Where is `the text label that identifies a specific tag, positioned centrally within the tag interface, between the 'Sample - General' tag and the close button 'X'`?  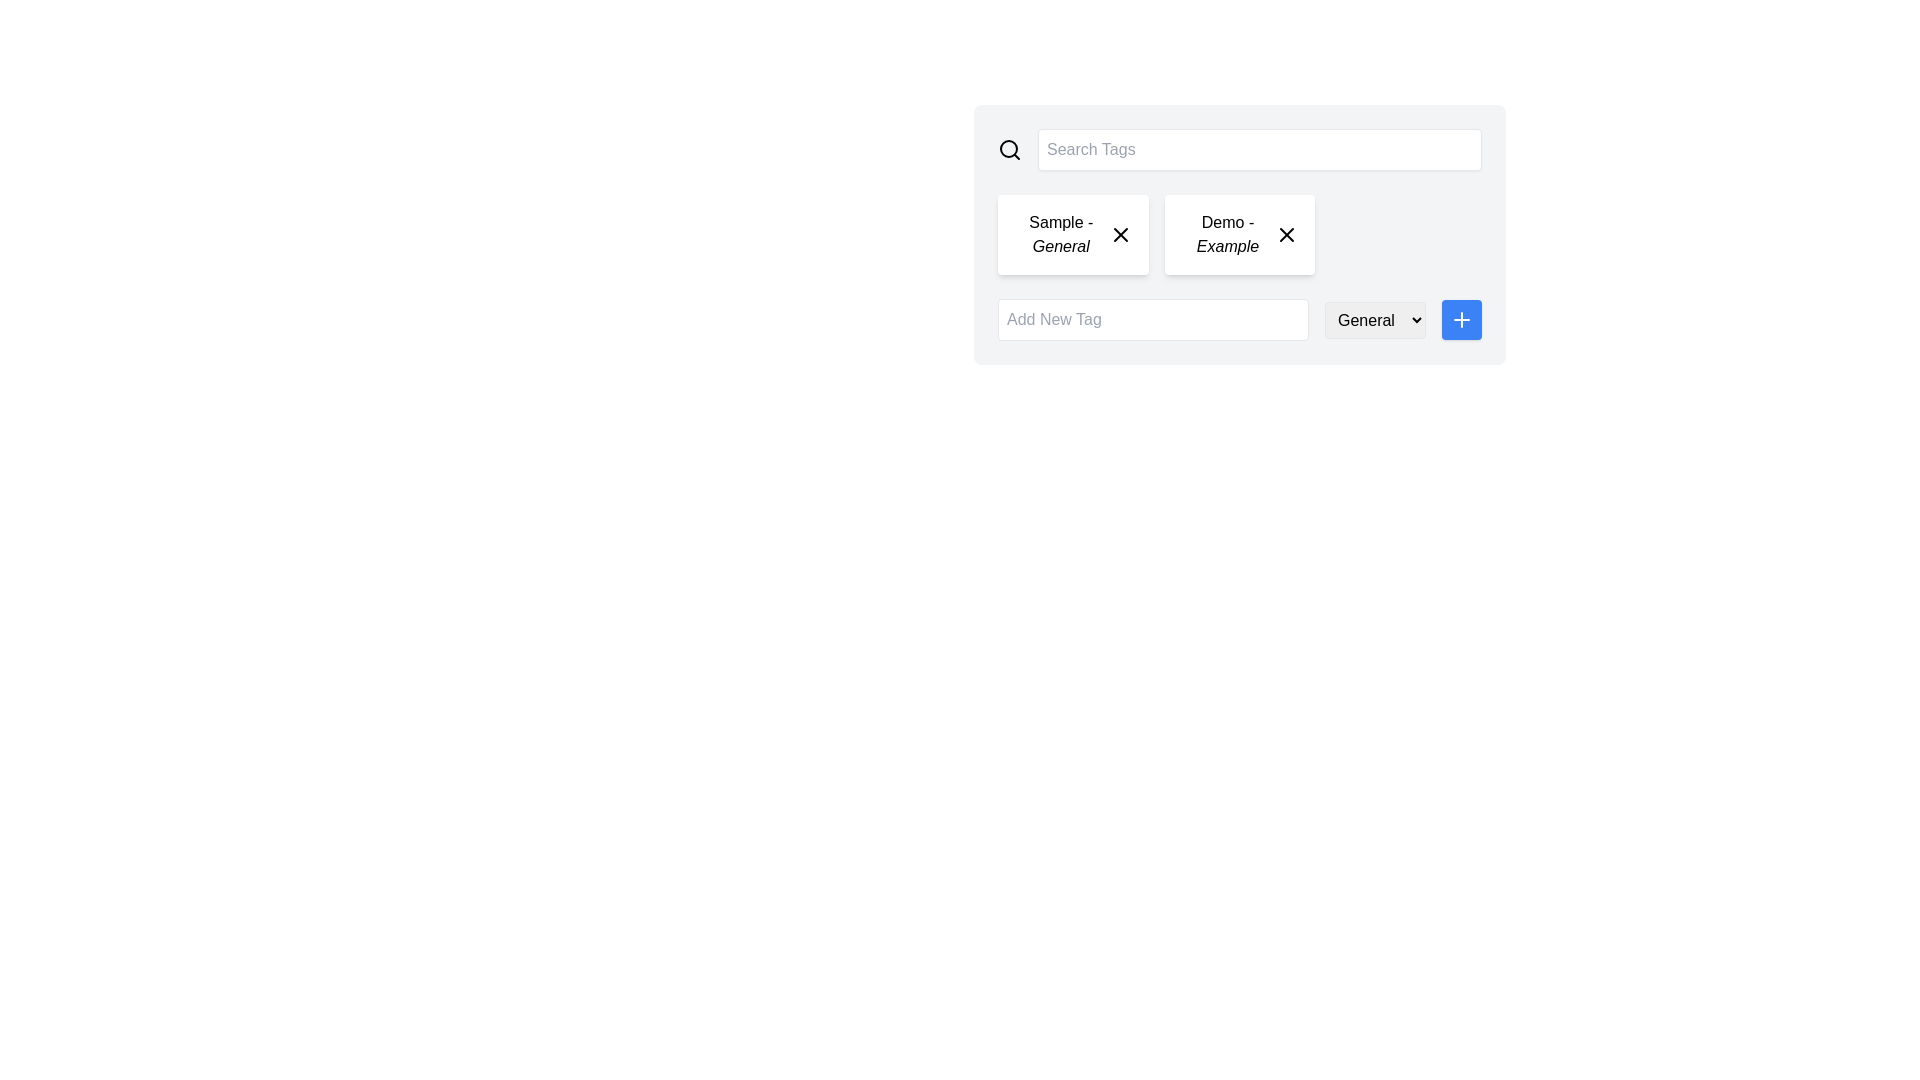
the text label that identifies a specific tag, positioned centrally within the tag interface, between the 'Sample - General' tag and the close button 'X' is located at coordinates (1227, 234).